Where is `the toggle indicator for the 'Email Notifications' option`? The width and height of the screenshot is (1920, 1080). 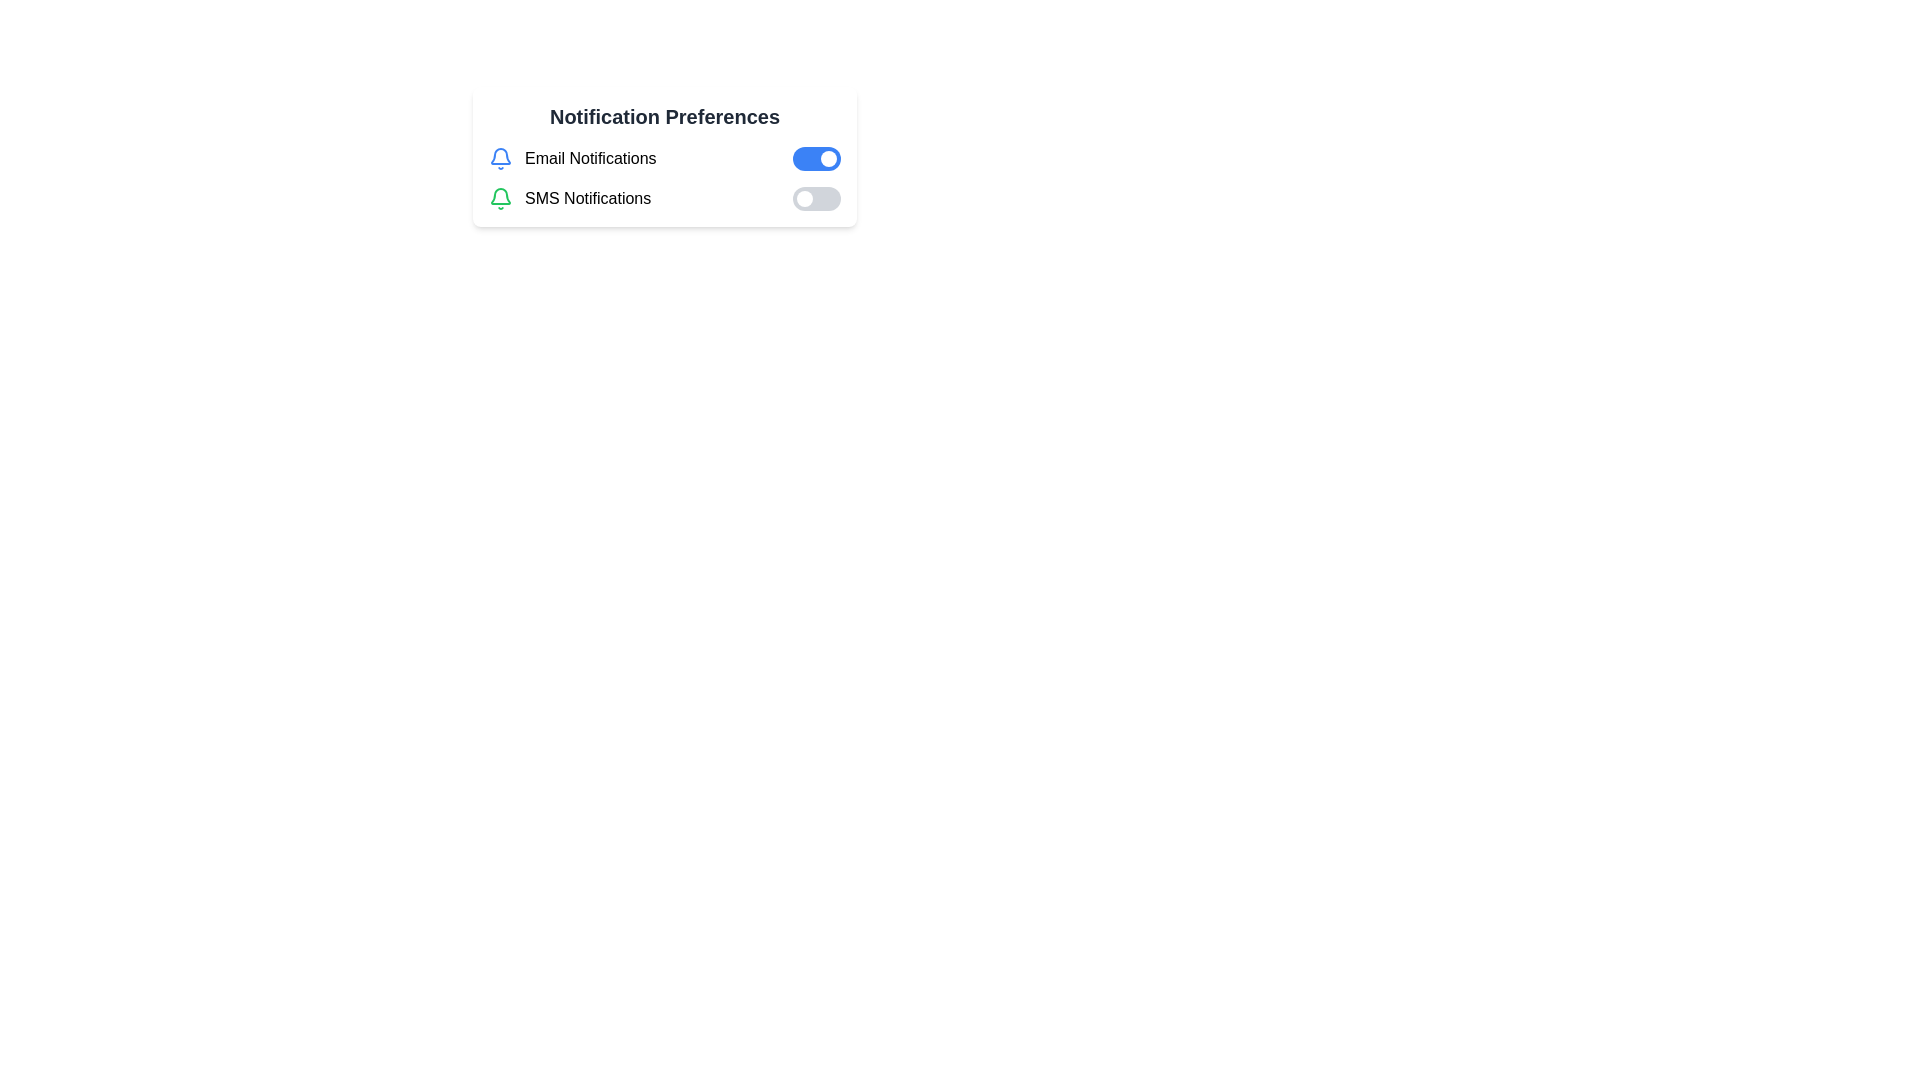
the toggle indicator for the 'Email Notifications' option is located at coordinates (829, 157).